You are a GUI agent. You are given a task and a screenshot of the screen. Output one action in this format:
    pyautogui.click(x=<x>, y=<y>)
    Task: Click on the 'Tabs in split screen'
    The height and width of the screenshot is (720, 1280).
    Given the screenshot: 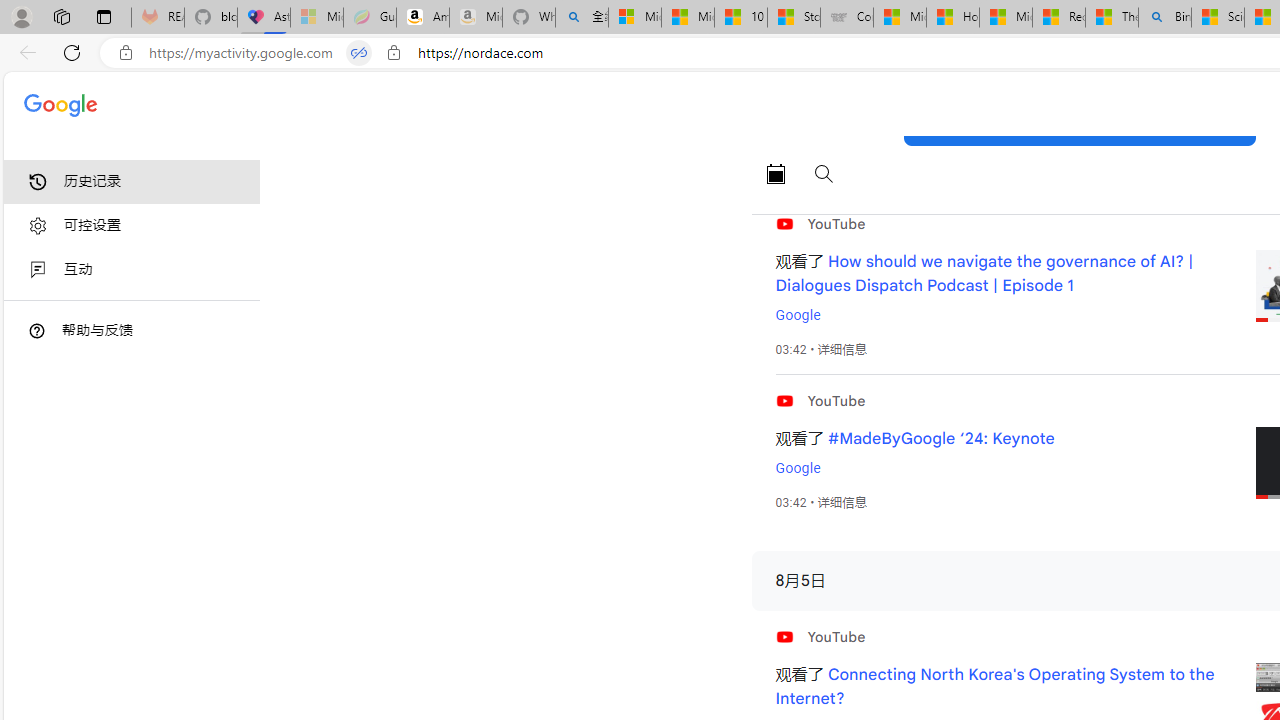 What is the action you would take?
    pyautogui.click(x=359, y=52)
    